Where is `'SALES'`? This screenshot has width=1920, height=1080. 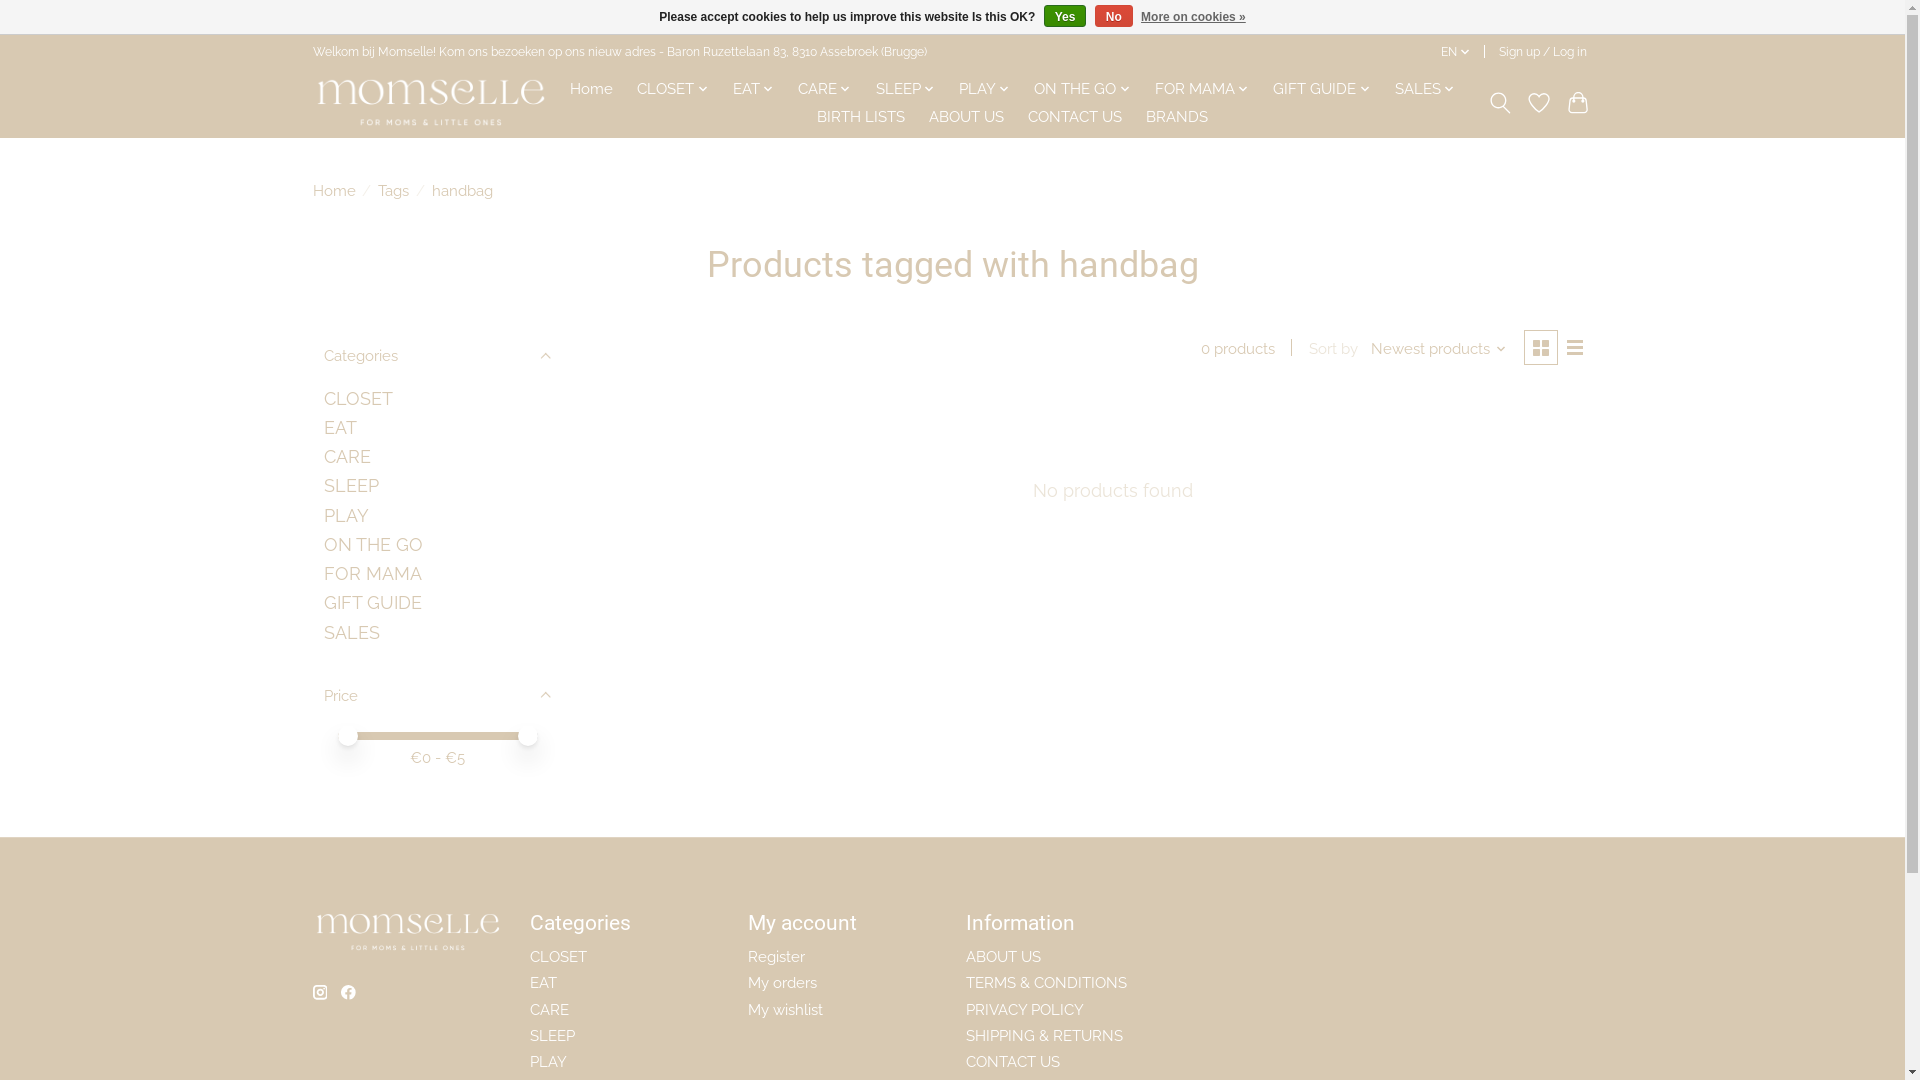
'SALES' is located at coordinates (1424, 87).